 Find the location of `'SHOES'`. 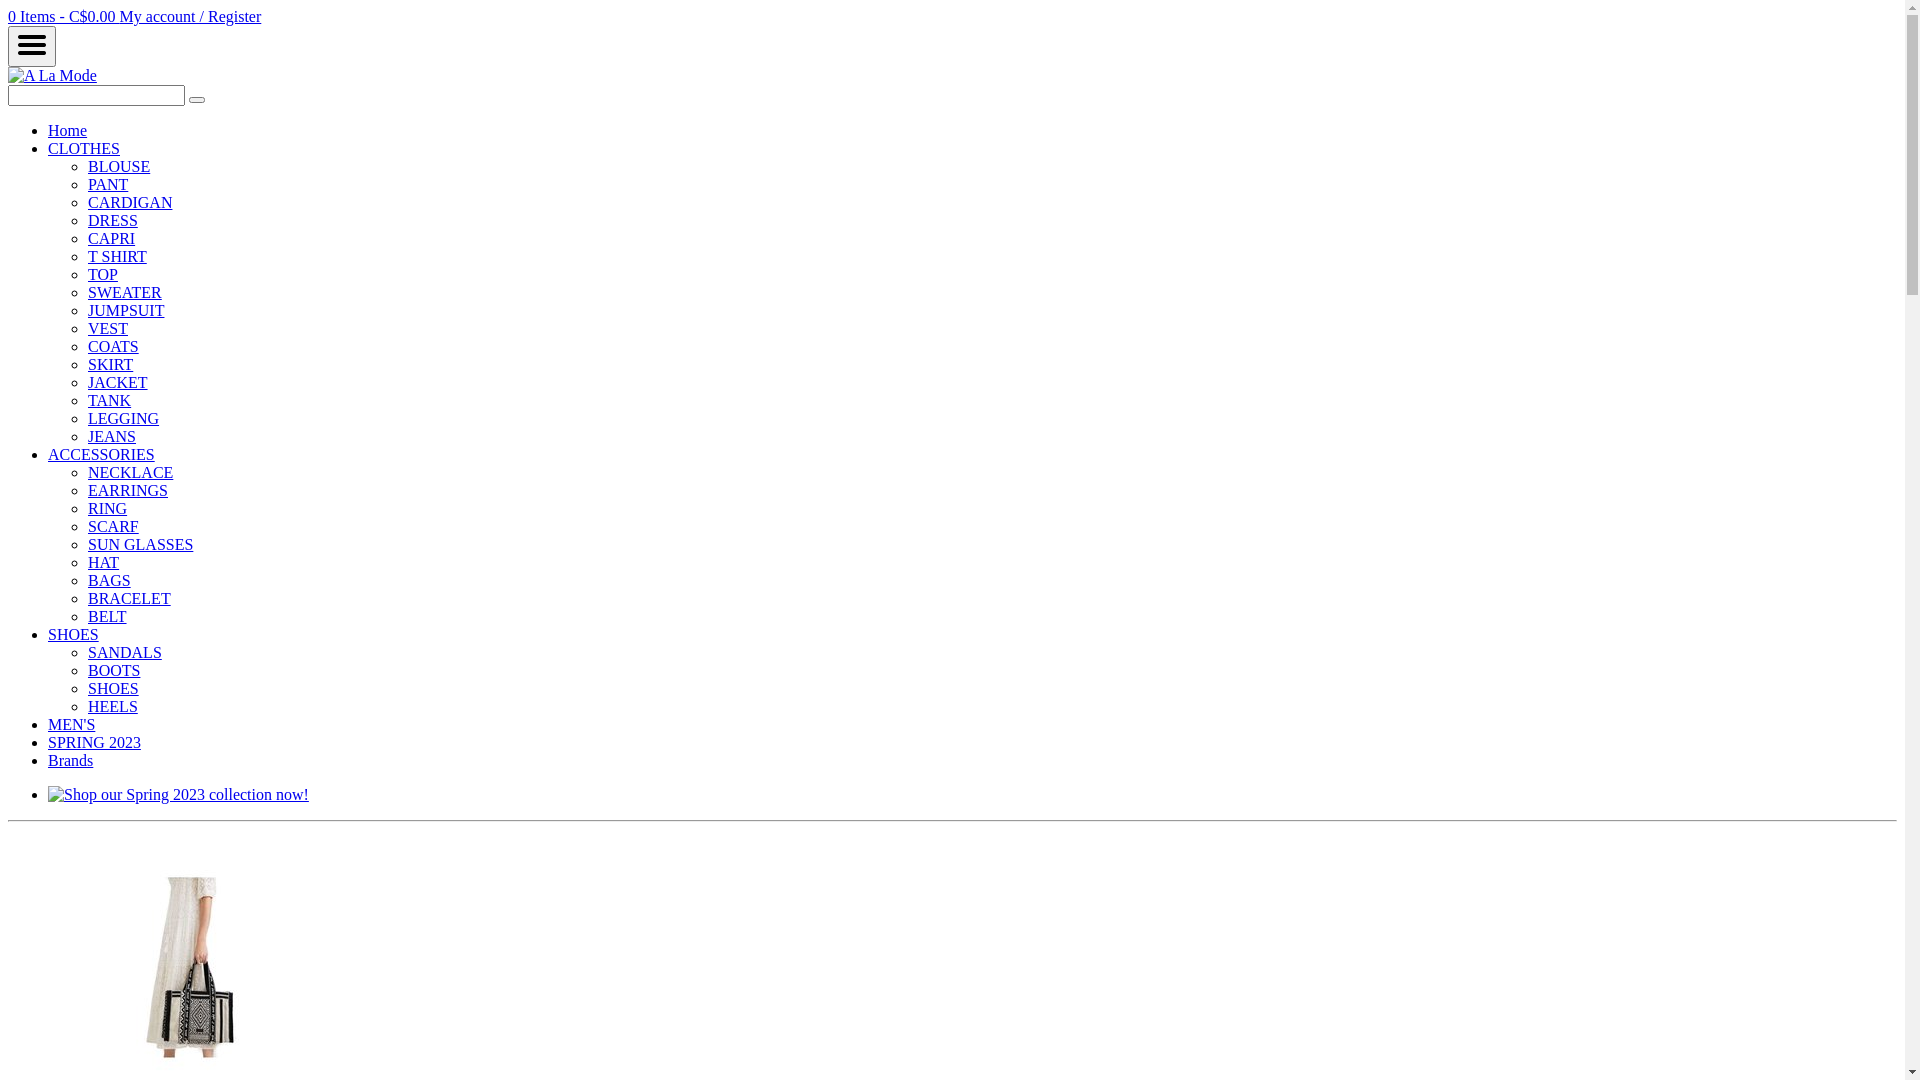

'SHOES' is located at coordinates (112, 687).